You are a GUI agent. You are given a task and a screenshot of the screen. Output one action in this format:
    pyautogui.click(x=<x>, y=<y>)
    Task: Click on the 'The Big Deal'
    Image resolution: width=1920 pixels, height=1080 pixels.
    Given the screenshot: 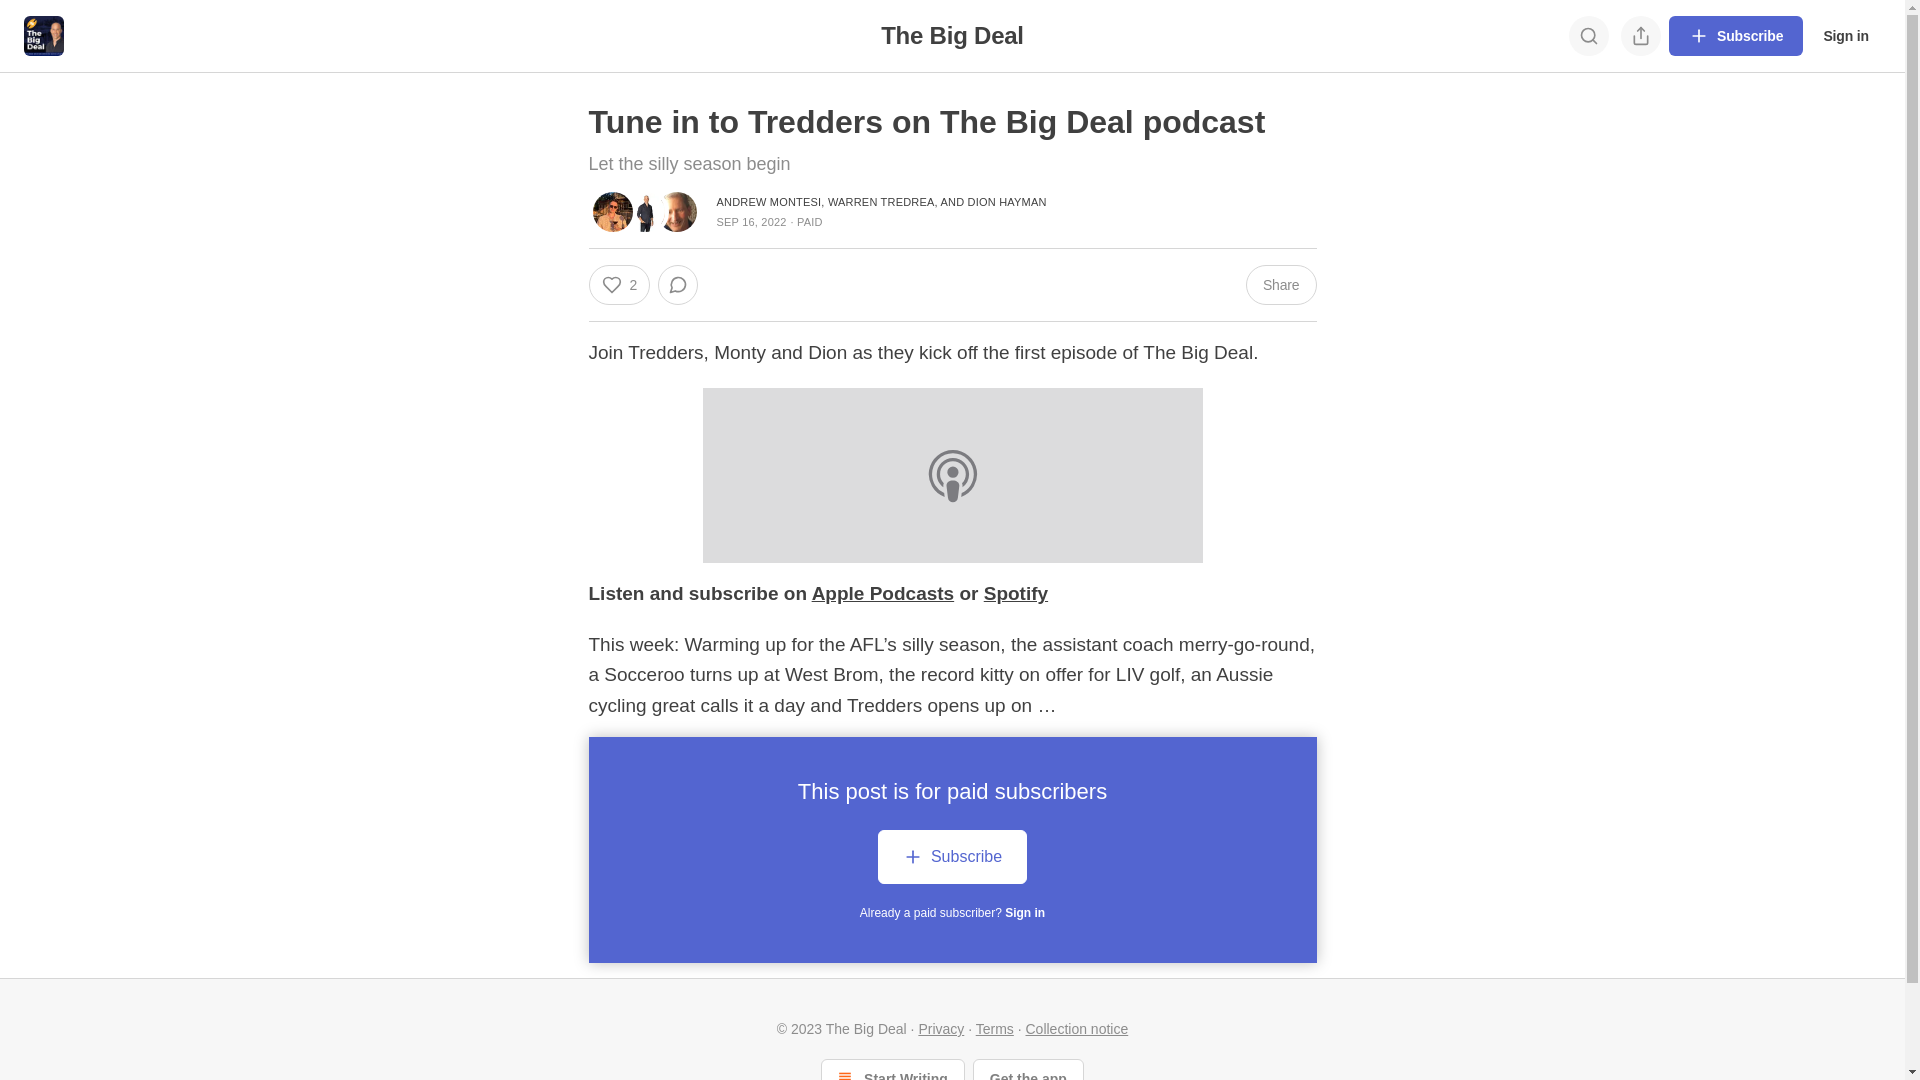 What is the action you would take?
    pyautogui.click(x=951, y=35)
    